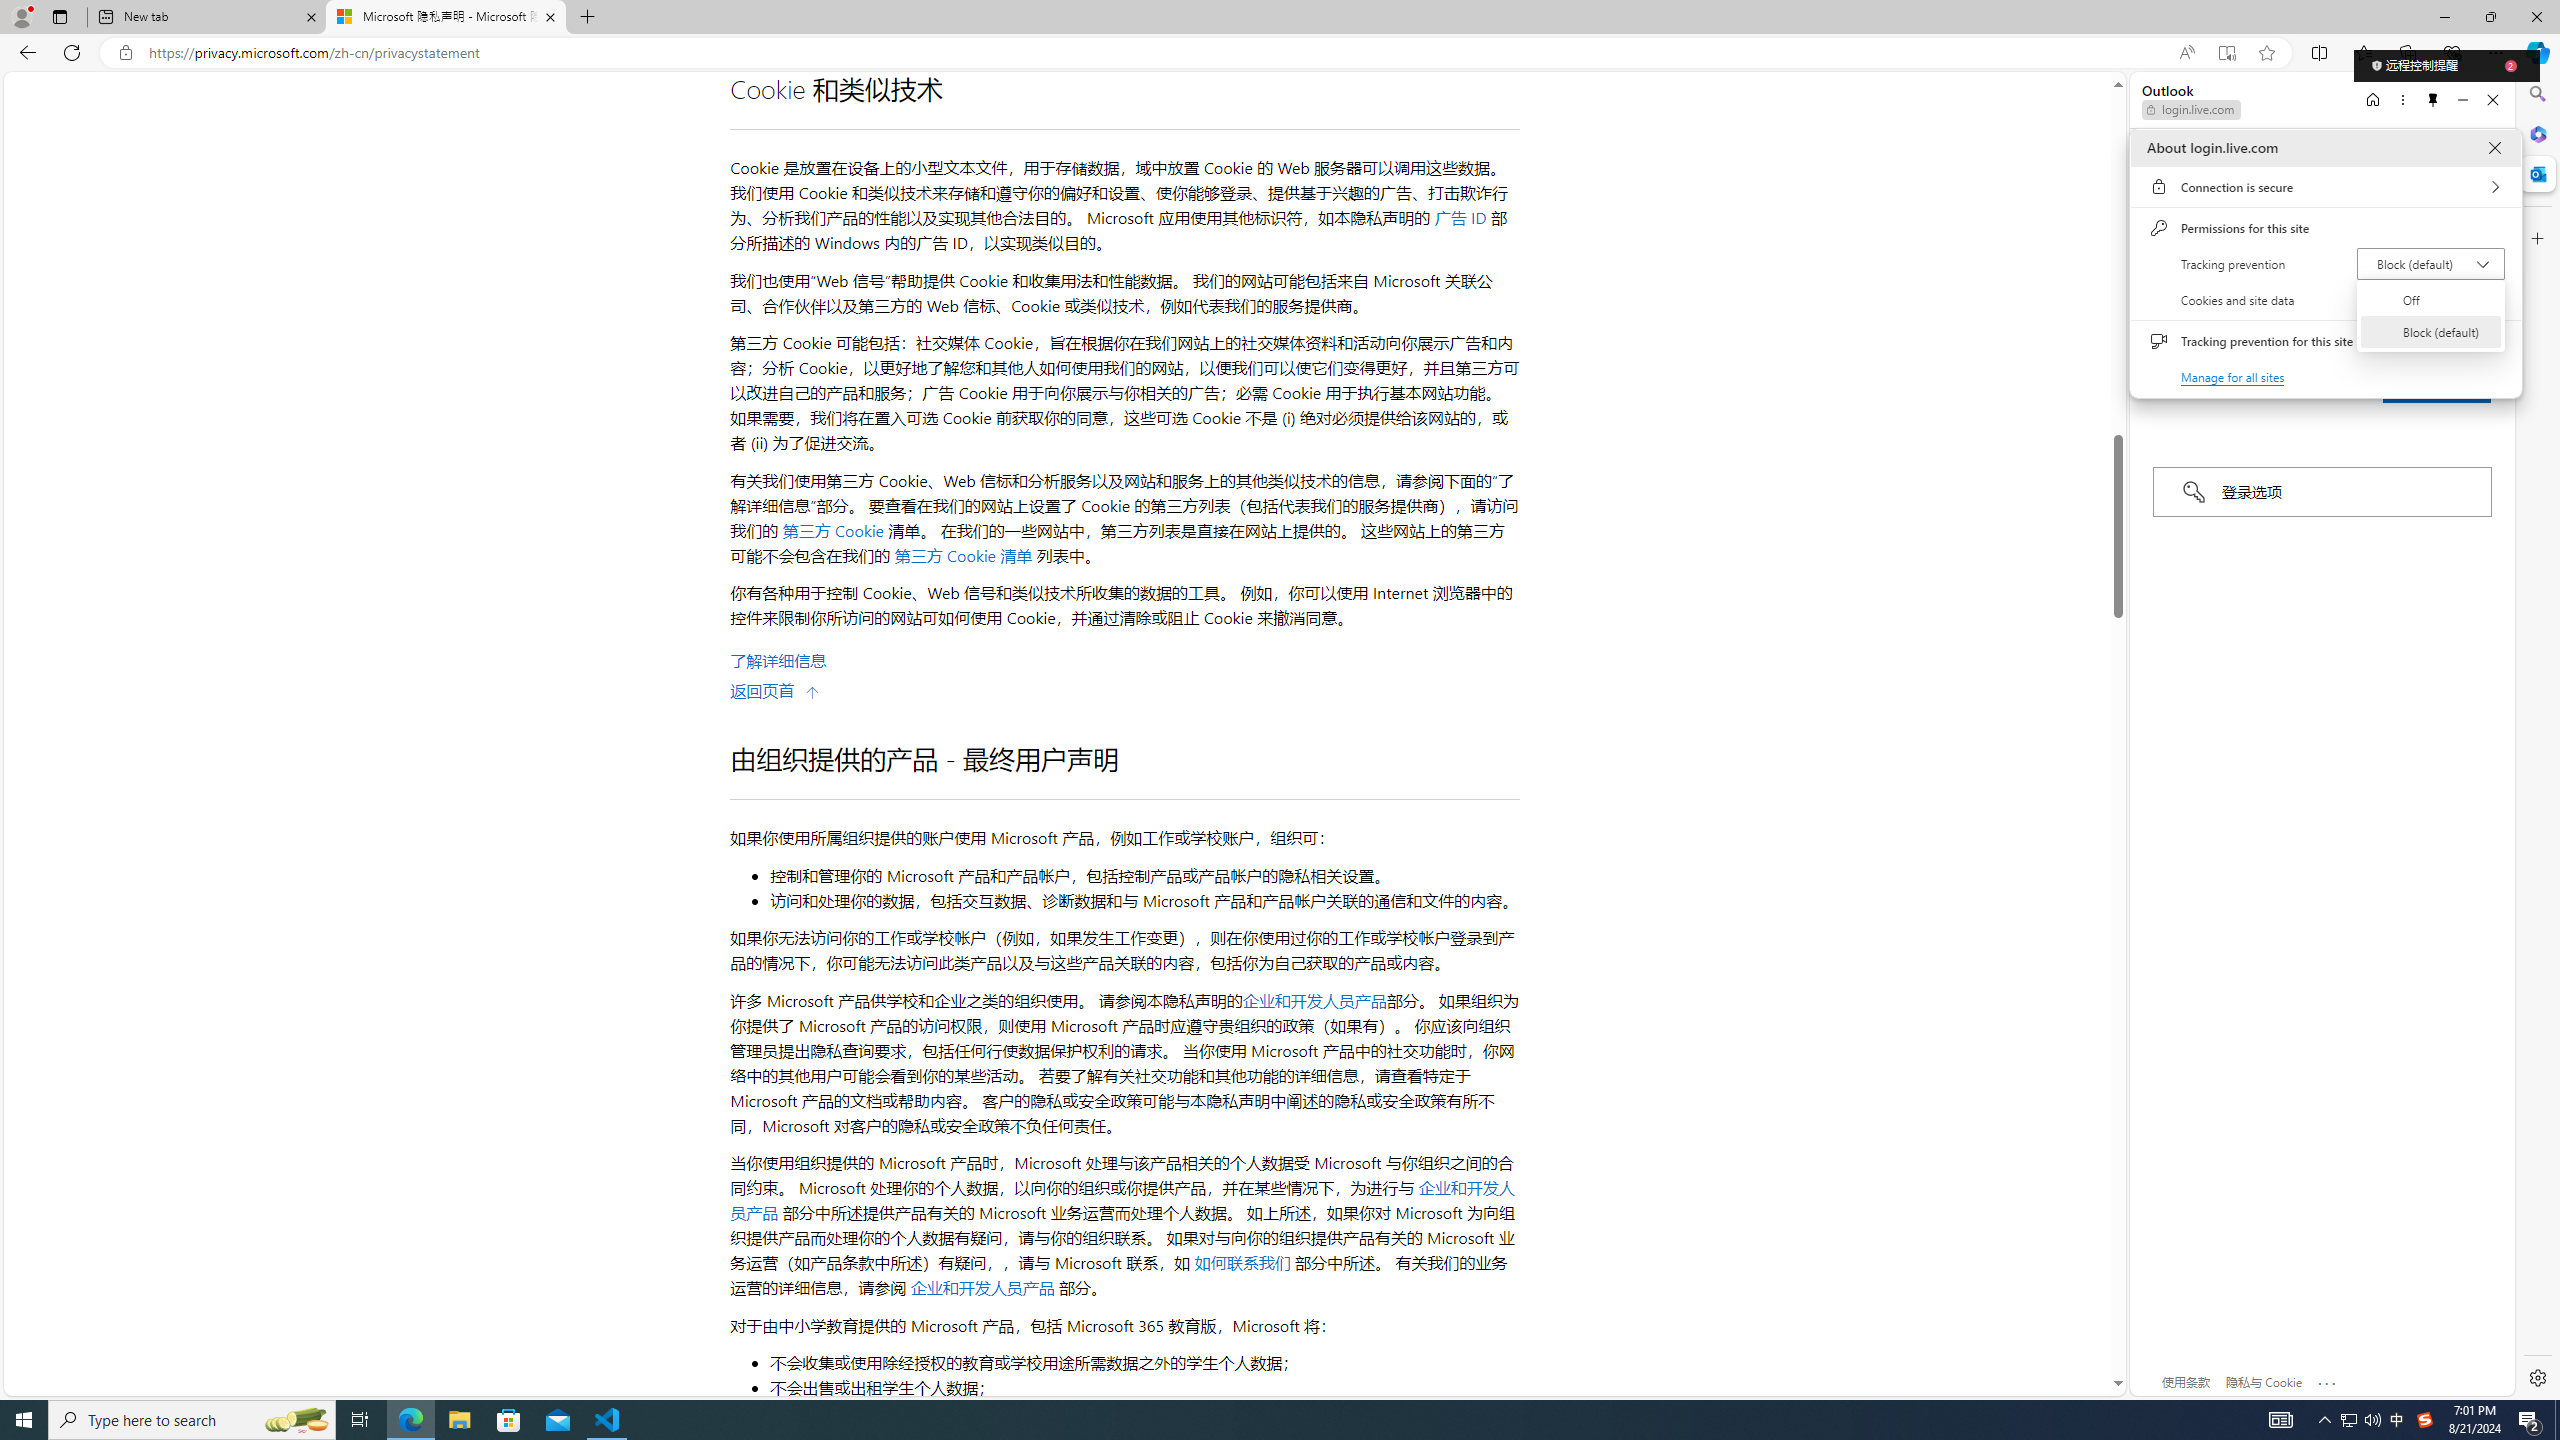  Describe the element at coordinates (2324, 299) in the screenshot. I see `'Cookies and site data'` at that location.